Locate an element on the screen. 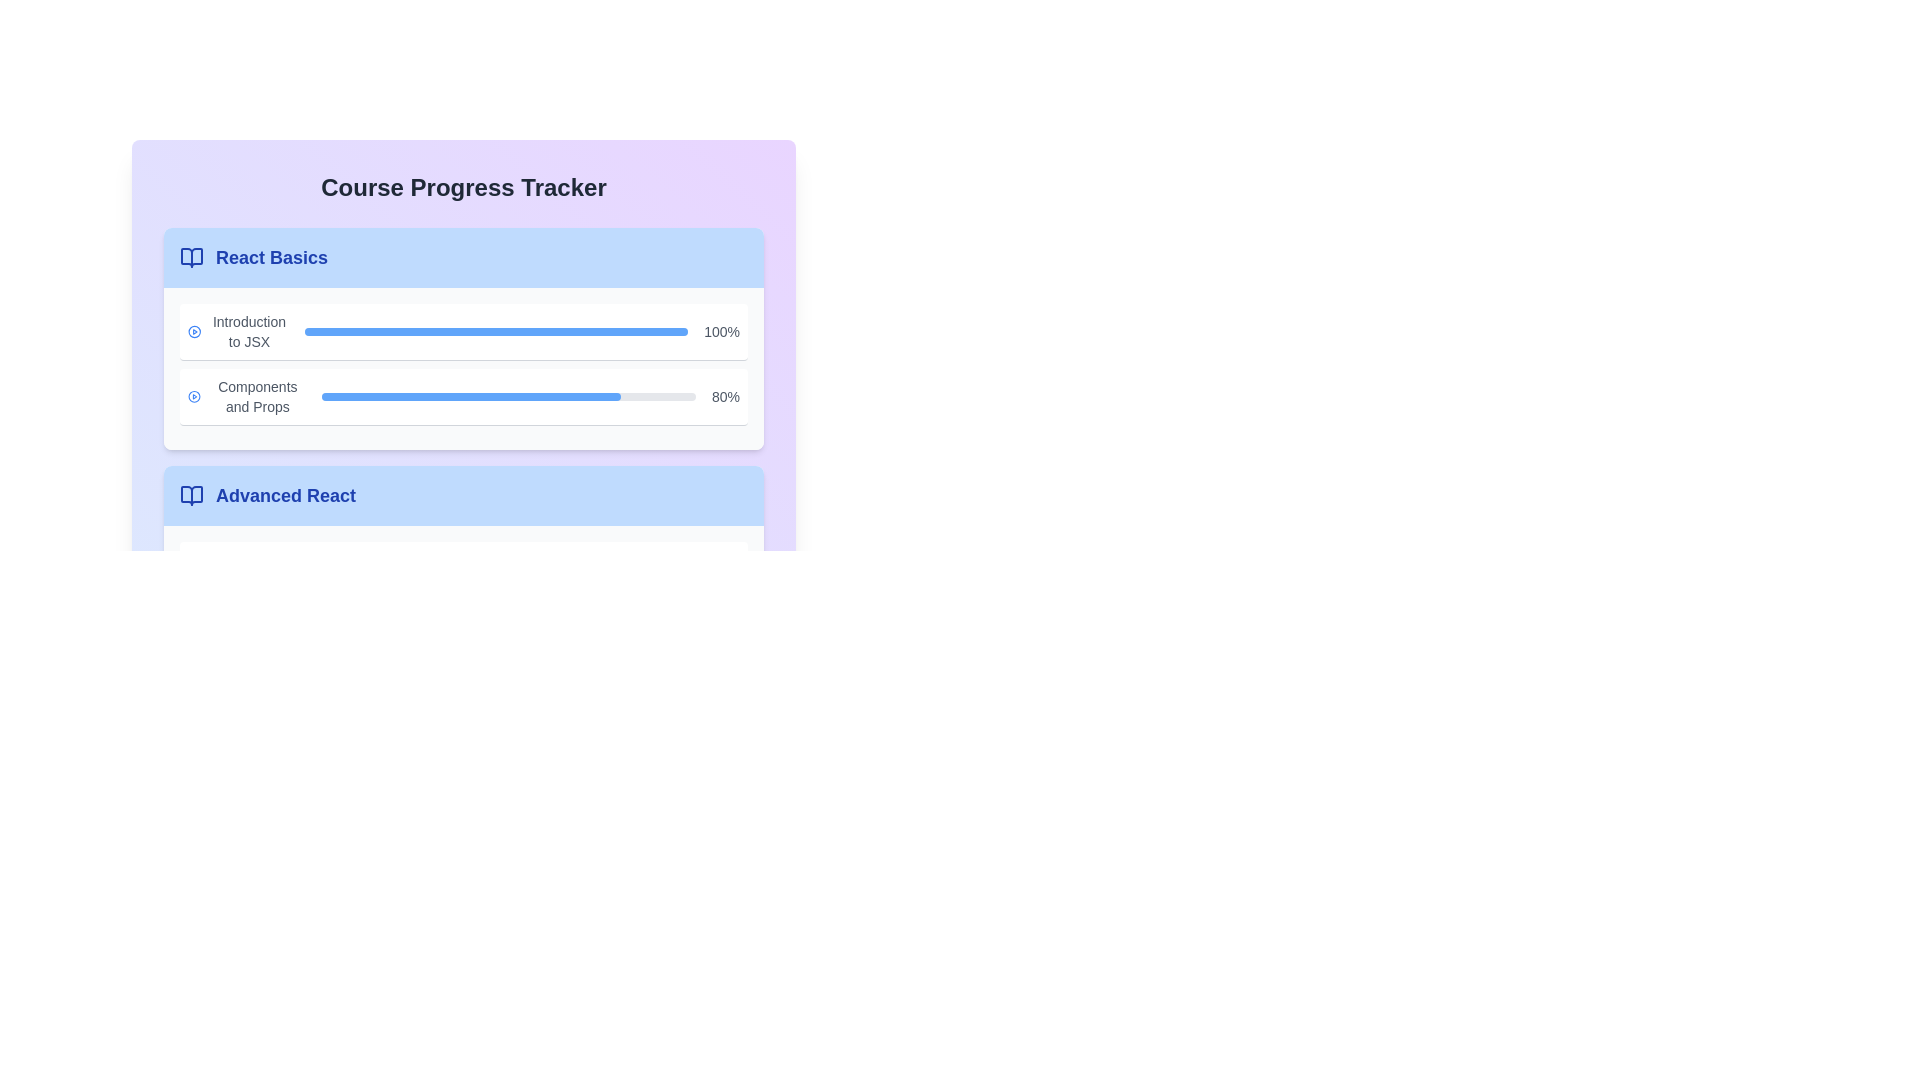  the progress bar that visually represents 80% completion in the 'Components and Props' section, located centrally below the 'Introduction to JSX' progress bar in the React Basics module is located at coordinates (509, 397).